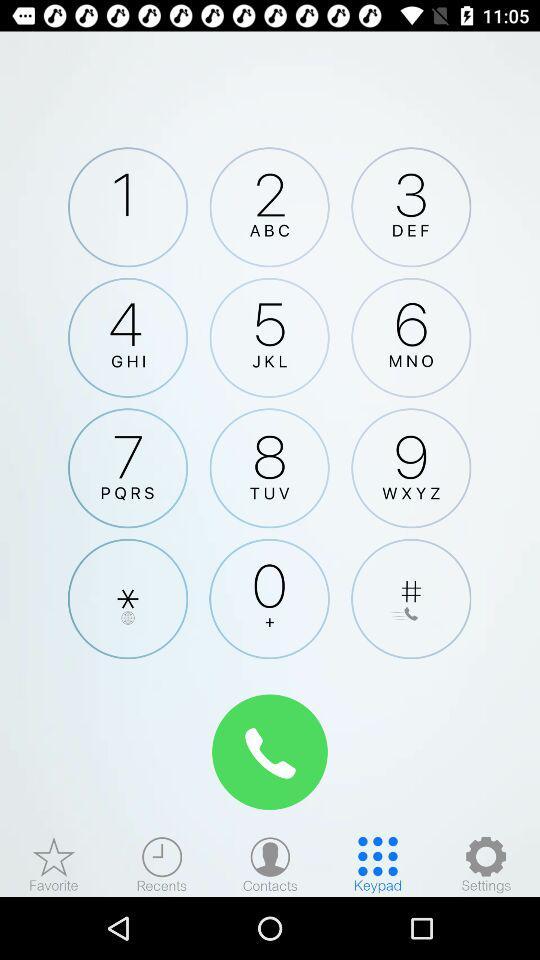 Image resolution: width=540 pixels, height=960 pixels. I want to click on asterisk, so click(128, 599).